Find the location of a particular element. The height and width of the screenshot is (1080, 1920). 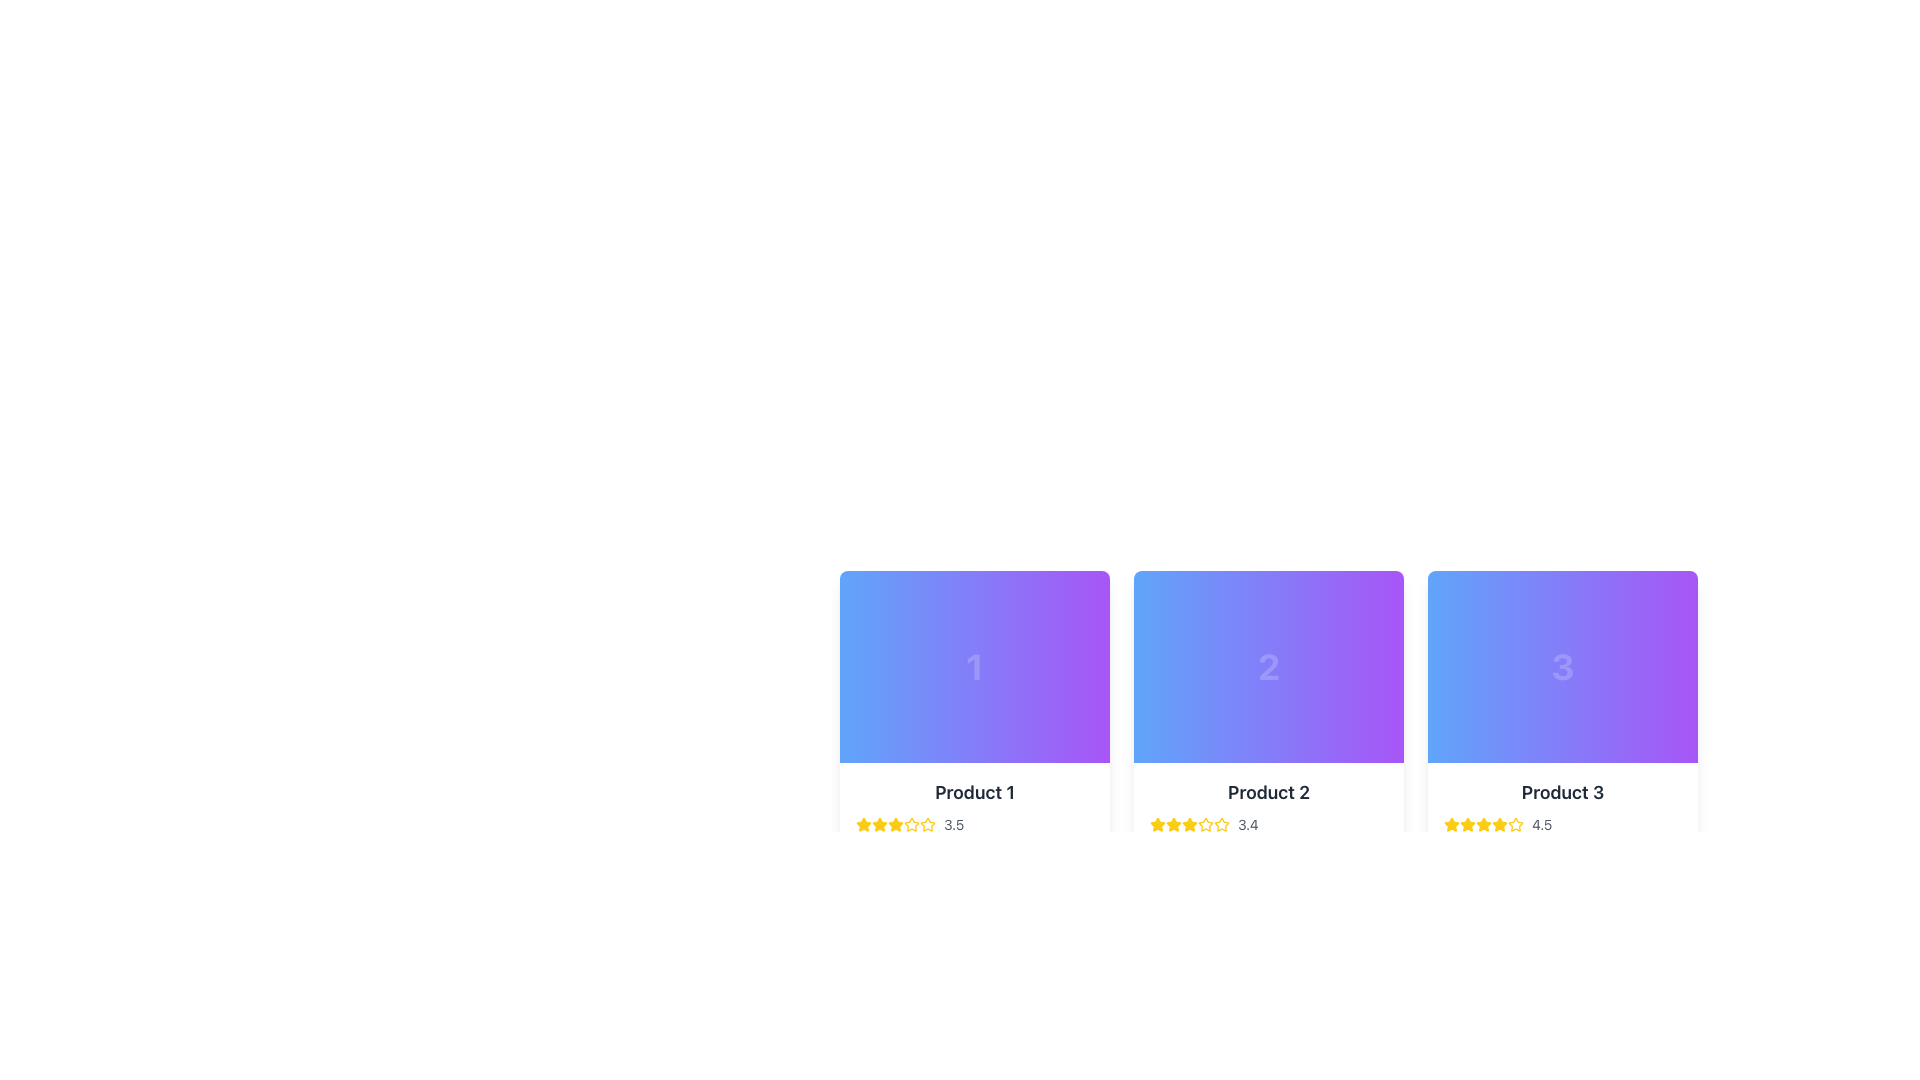

the yellow outlined star icon used for rating in the 'Product 3' card is located at coordinates (1483, 824).